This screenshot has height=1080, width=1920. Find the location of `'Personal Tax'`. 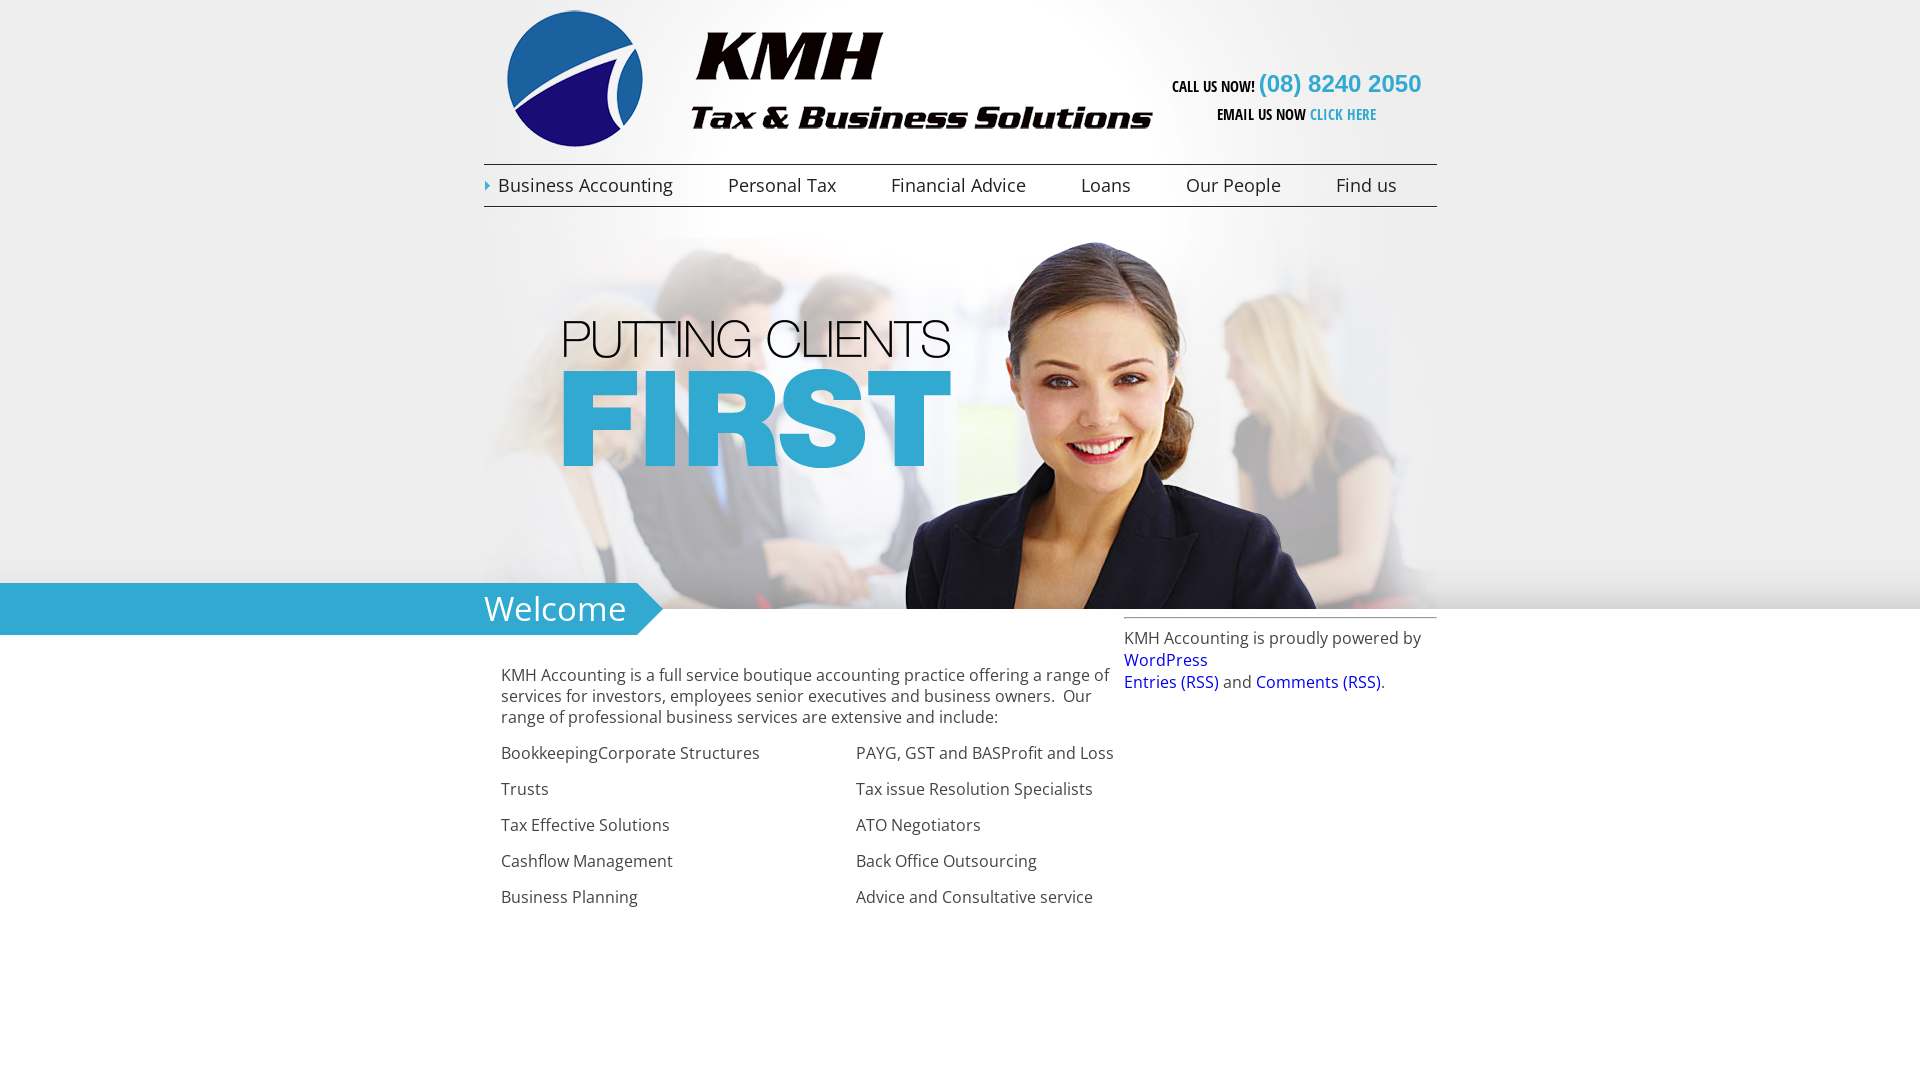

'Personal Tax' is located at coordinates (793, 185).